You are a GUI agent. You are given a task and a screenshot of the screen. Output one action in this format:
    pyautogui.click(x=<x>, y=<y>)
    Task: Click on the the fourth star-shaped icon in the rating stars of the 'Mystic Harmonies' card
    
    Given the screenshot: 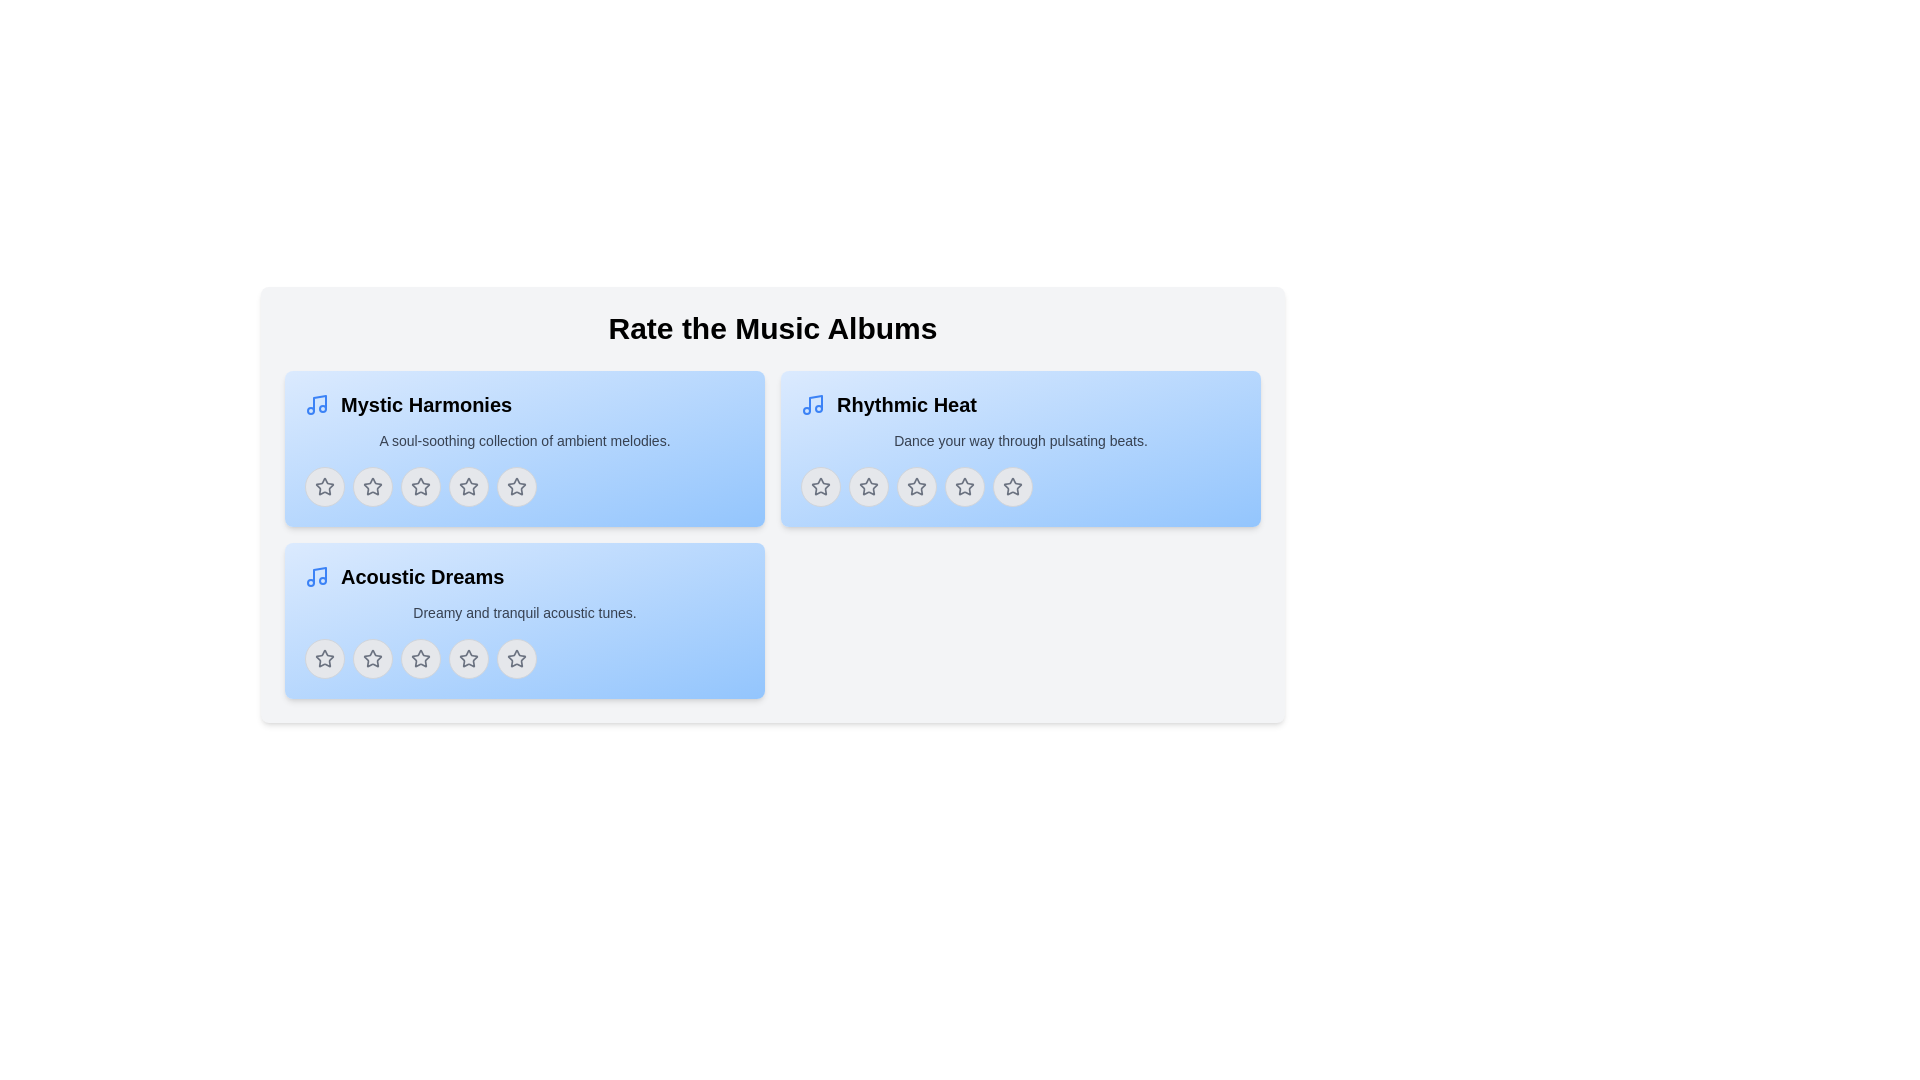 What is the action you would take?
    pyautogui.click(x=468, y=486)
    